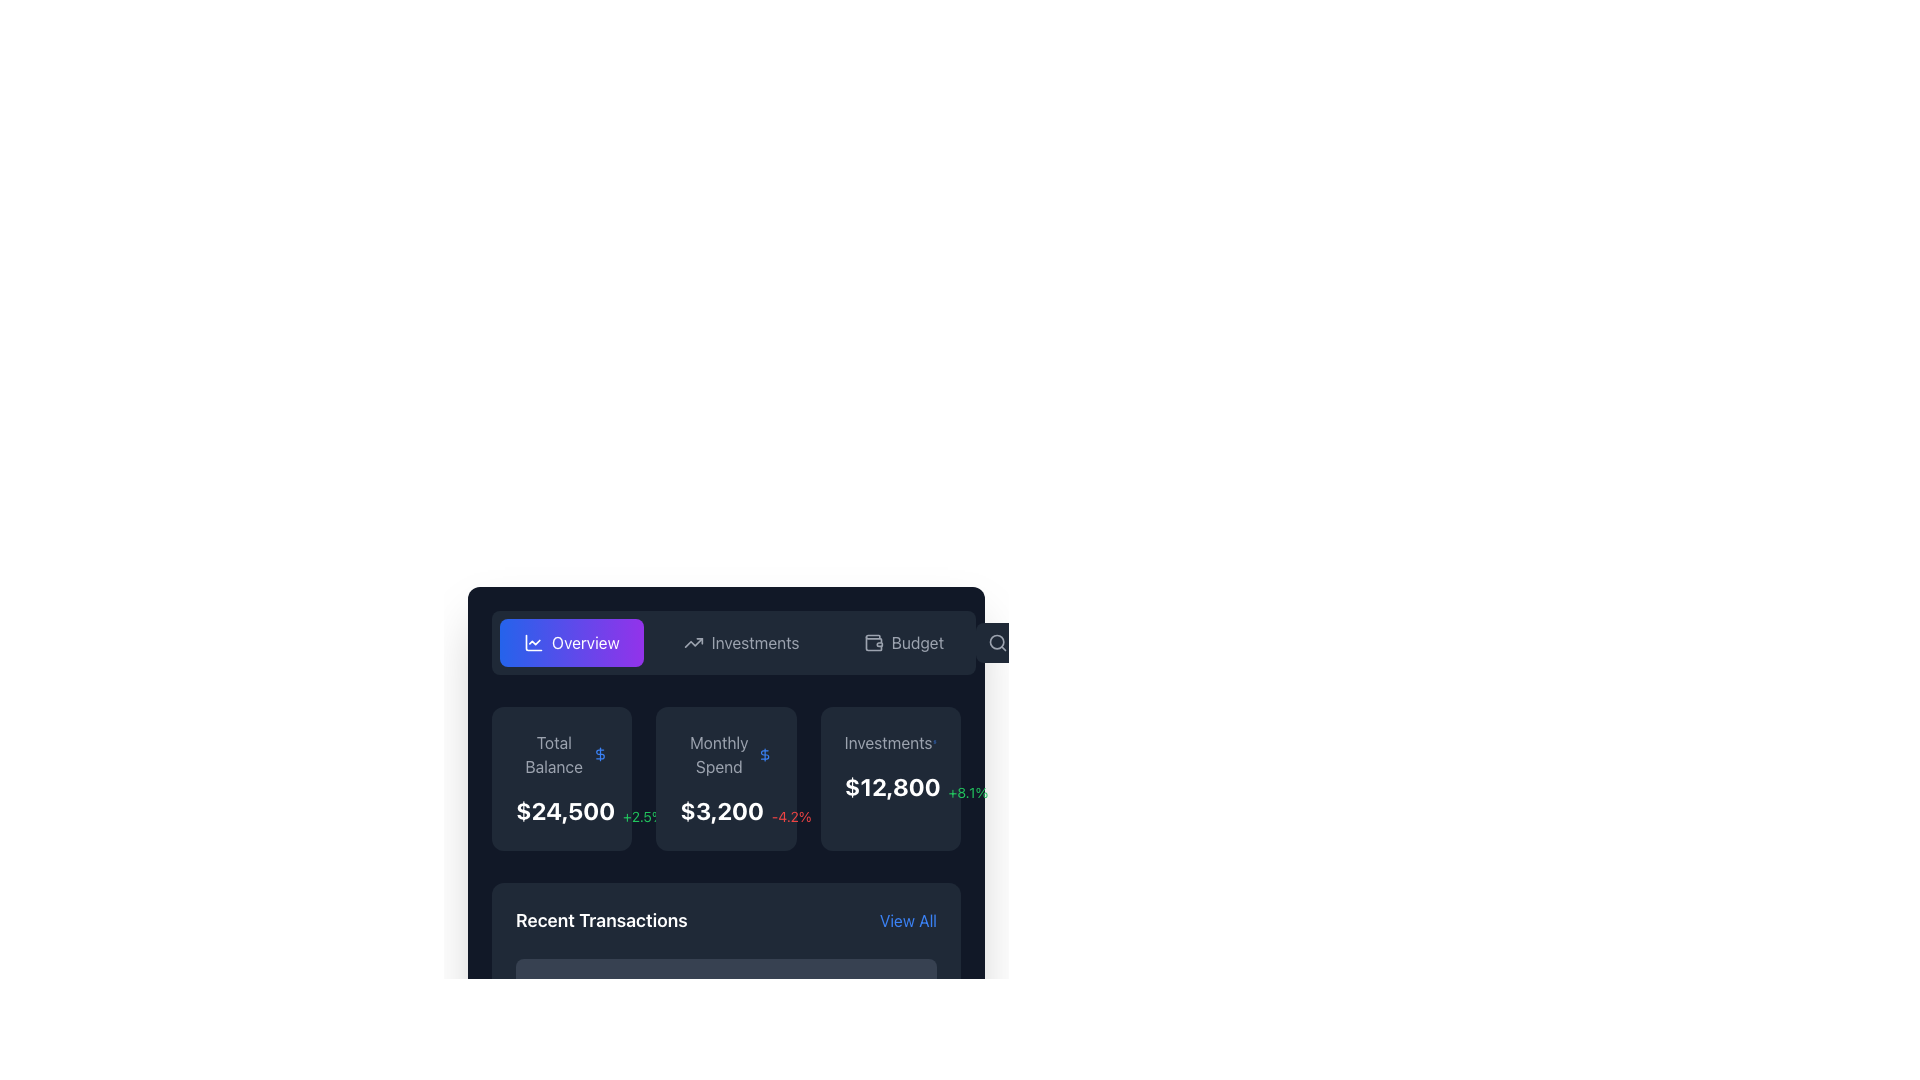 The width and height of the screenshot is (1920, 1080). I want to click on the upper structure of the wallet icon, which is a decorative part of the wallet icon in the navigation bar, located near the upper-right corner of the interface, so click(873, 640).